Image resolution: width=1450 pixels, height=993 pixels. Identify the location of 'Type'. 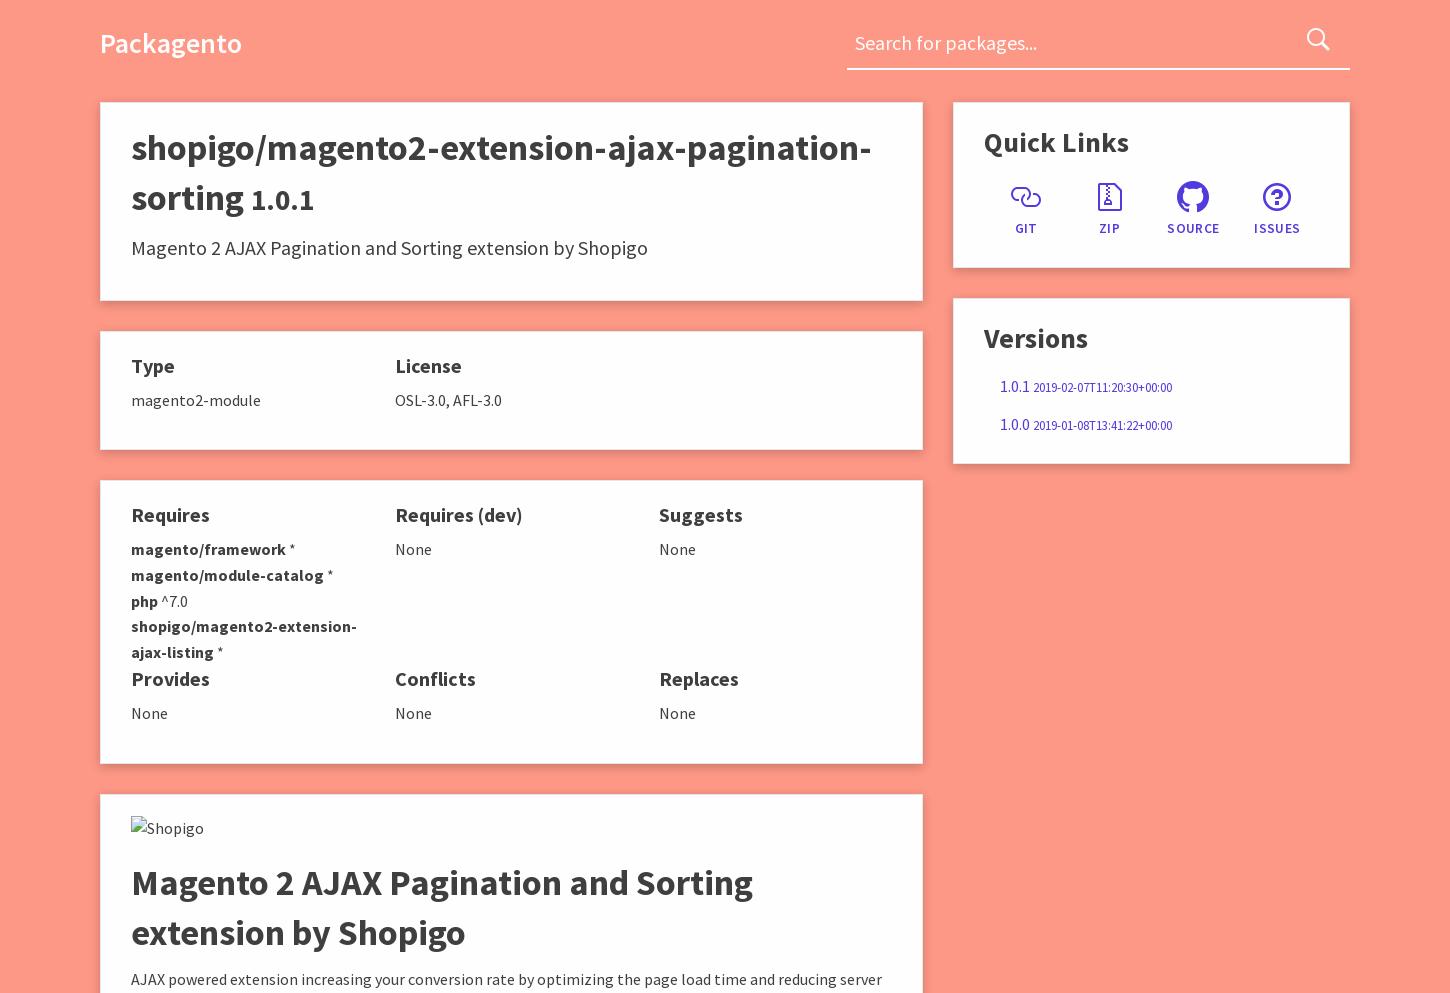
(151, 364).